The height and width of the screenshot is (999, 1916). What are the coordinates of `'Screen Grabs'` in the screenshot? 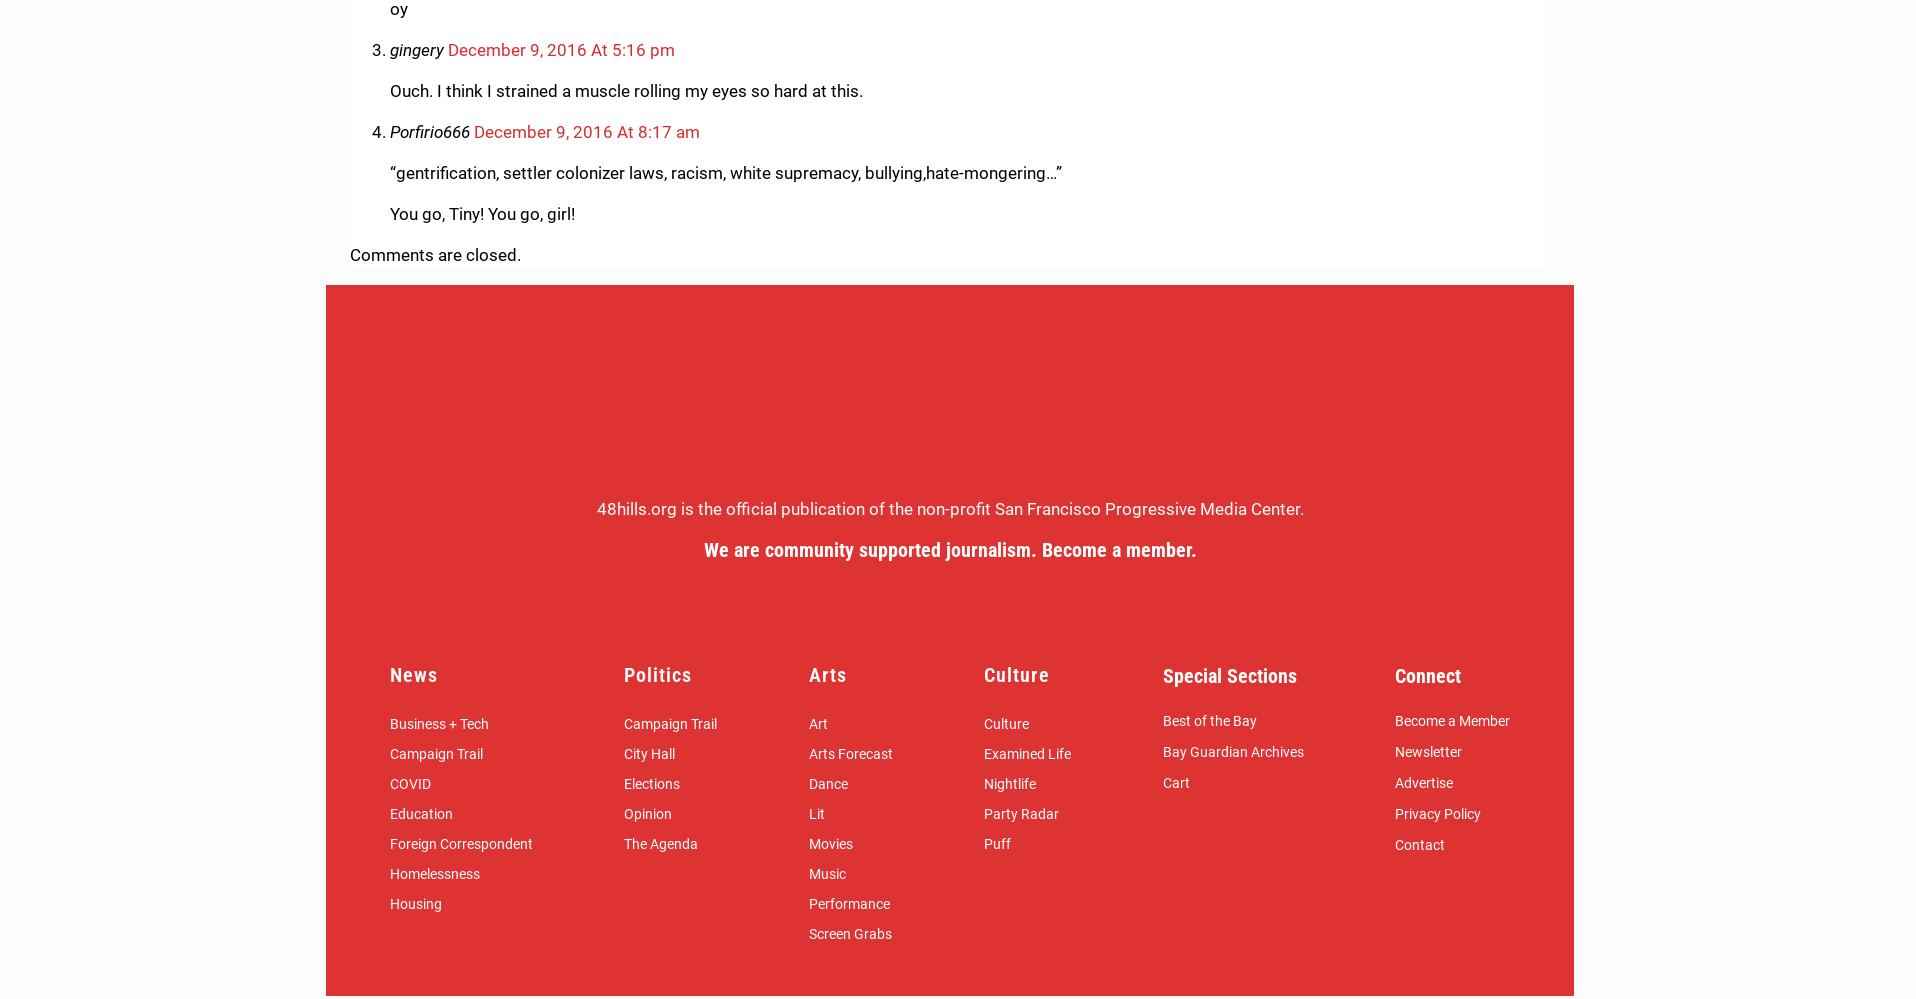 It's located at (806, 933).